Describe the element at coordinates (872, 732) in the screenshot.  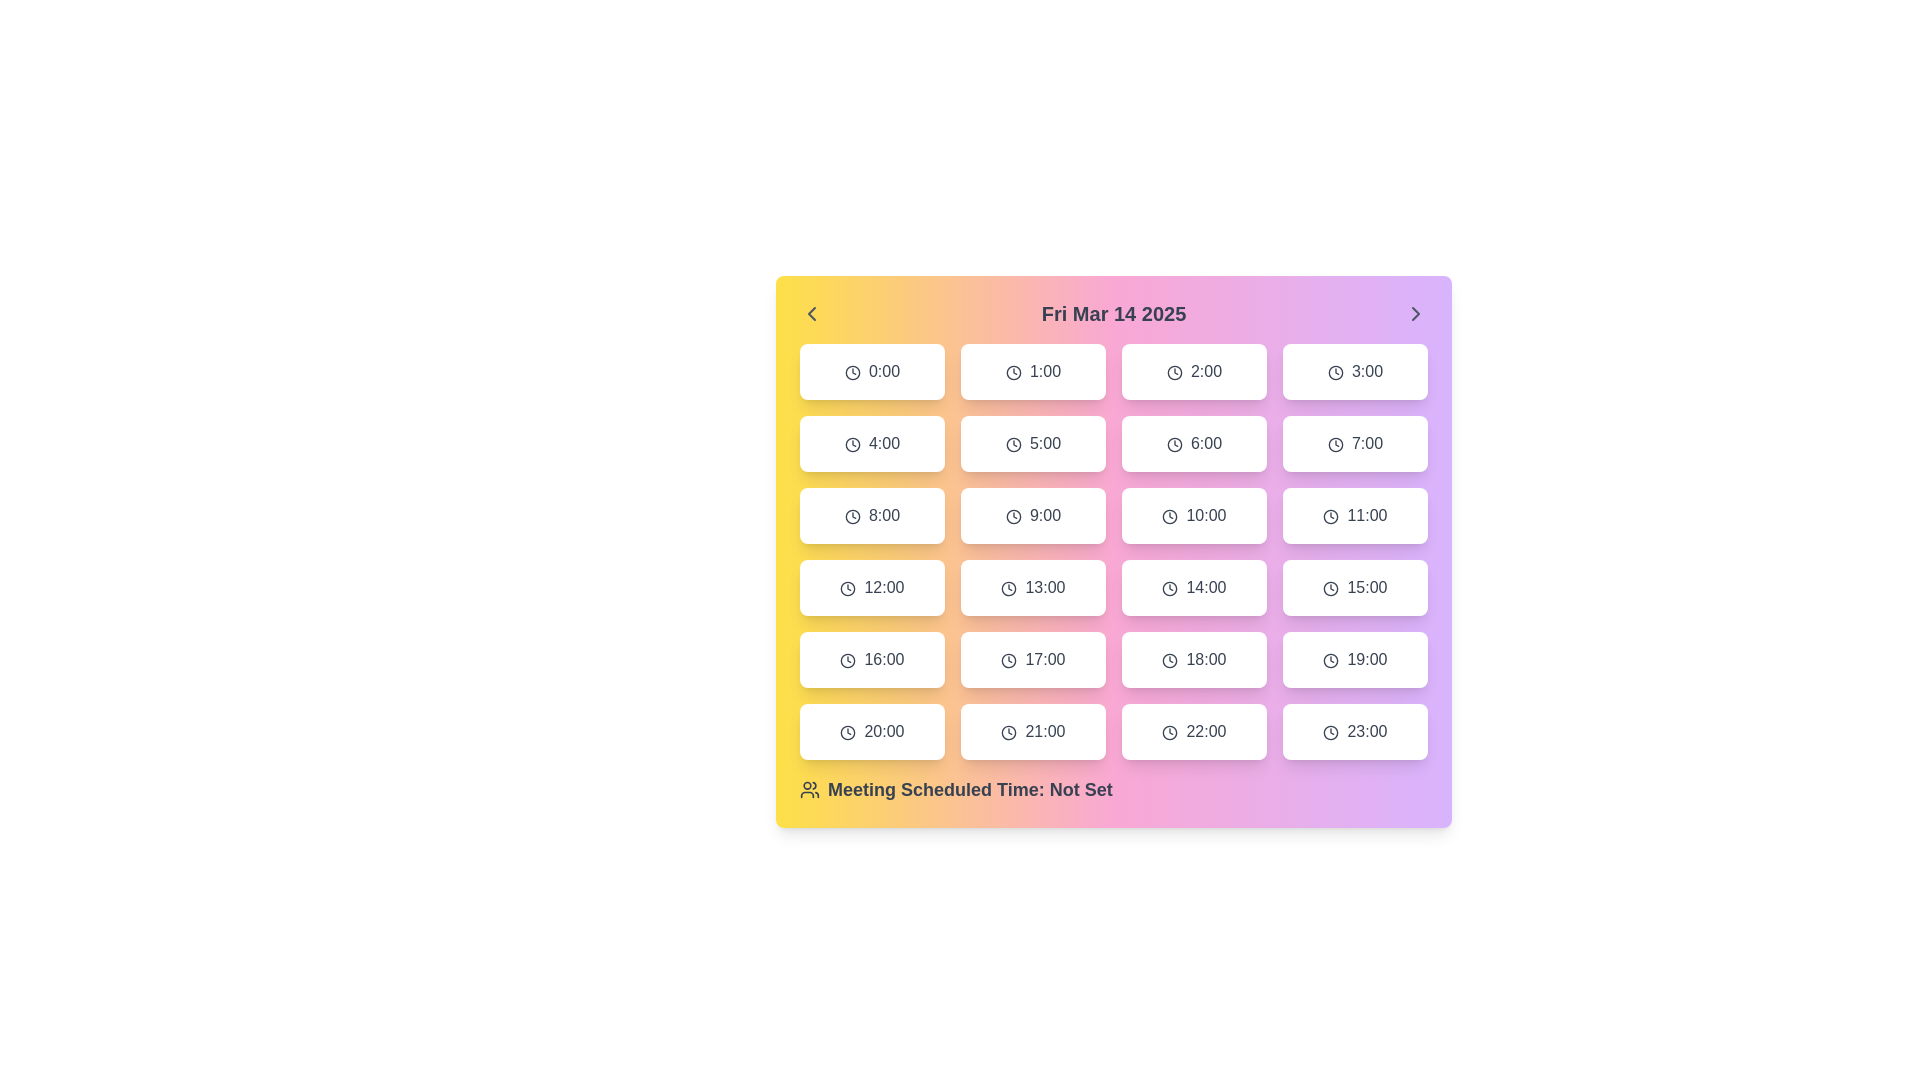
I see `the rectangular button with a white background and a clock icon, labeled '20:00', located in the sixth row and first column of the grid` at that location.